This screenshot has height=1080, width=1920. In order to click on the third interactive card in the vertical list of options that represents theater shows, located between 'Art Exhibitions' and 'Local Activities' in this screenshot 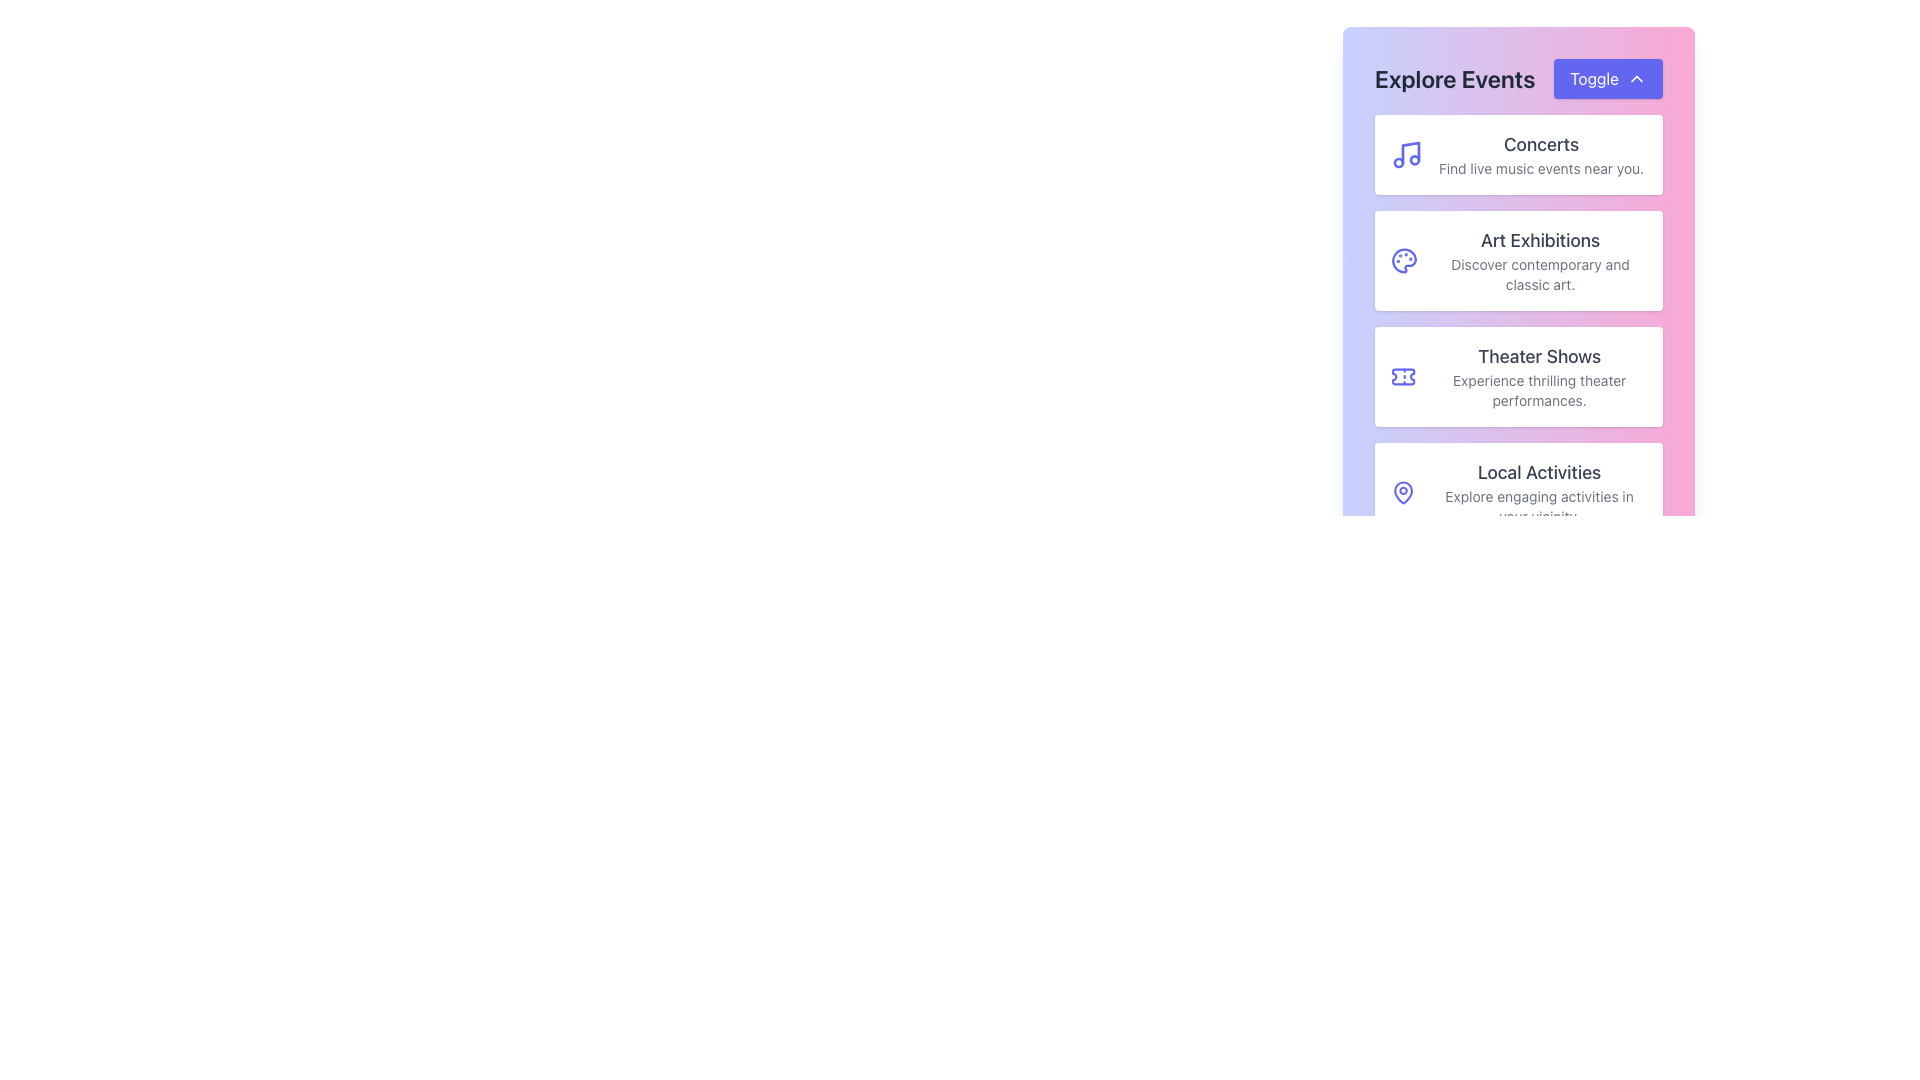, I will do `click(1518, 377)`.